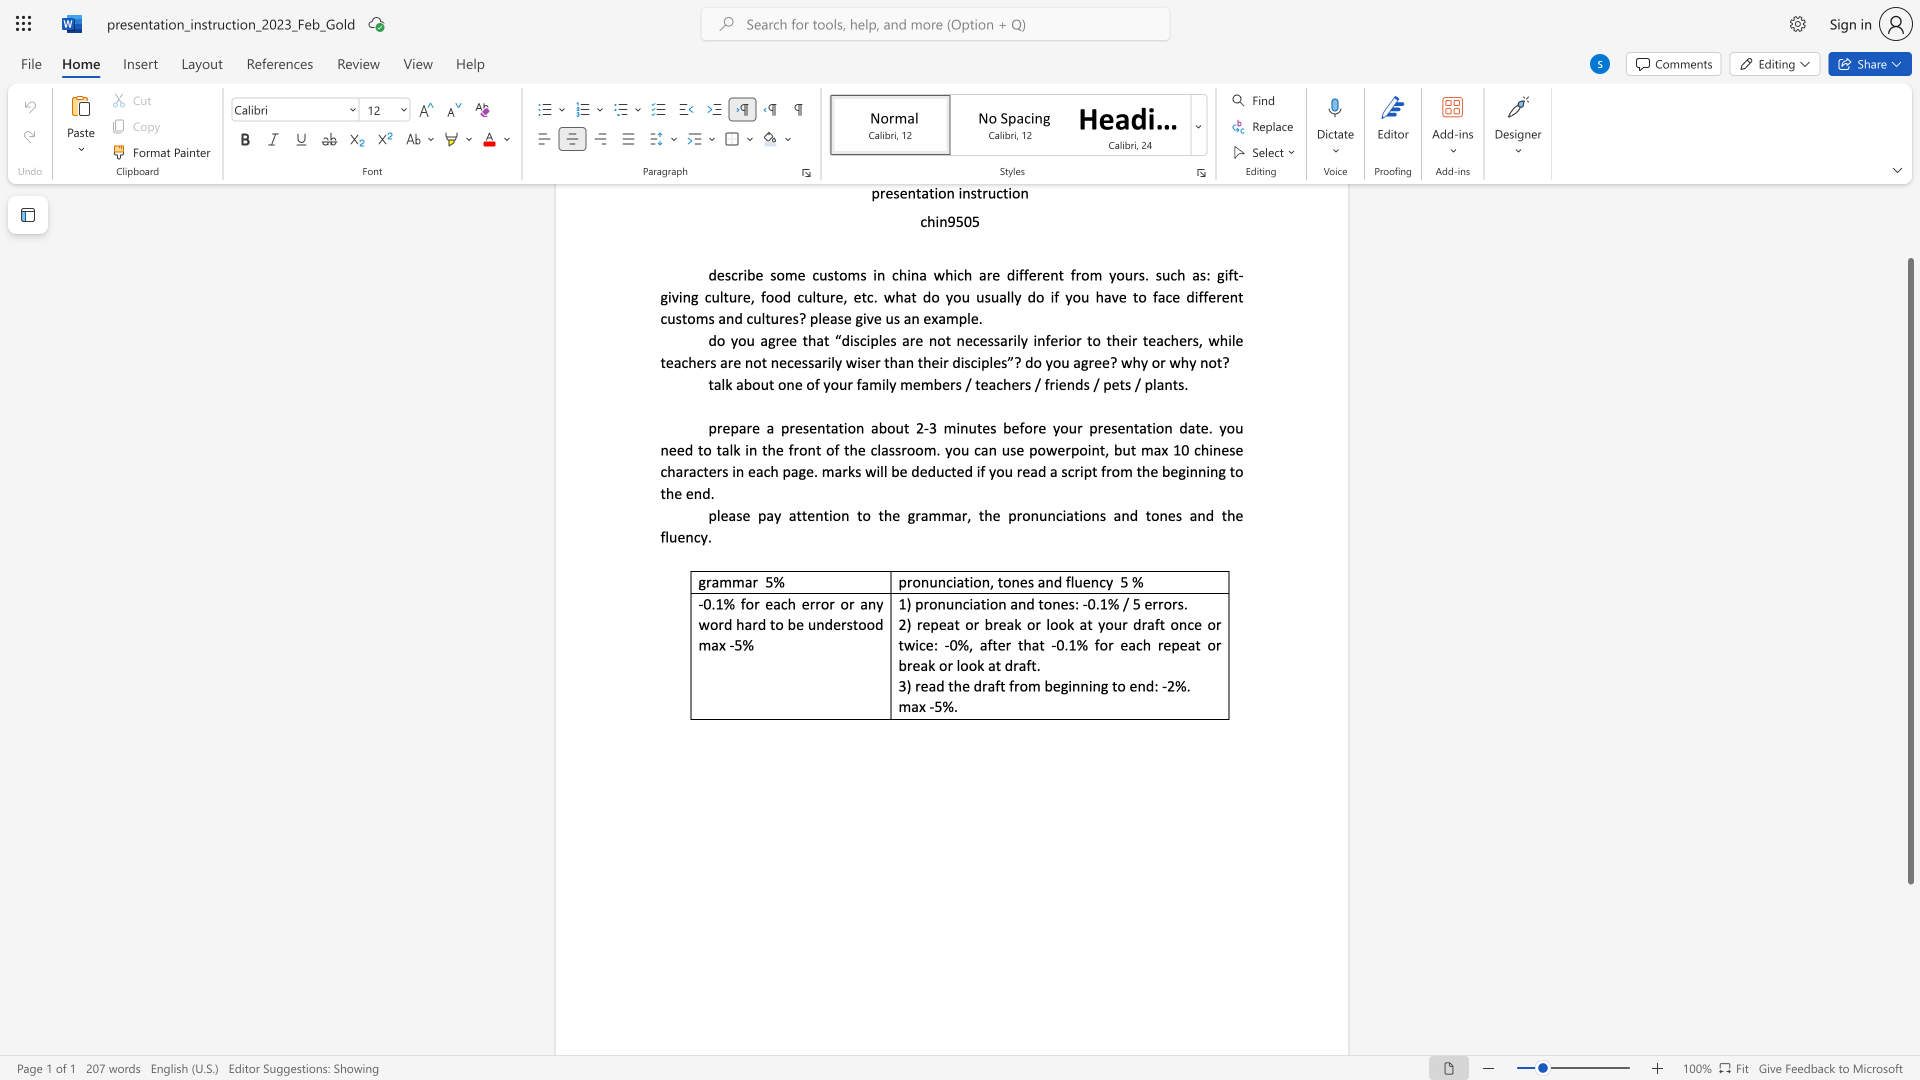  What do you see at coordinates (1909, 571) in the screenshot?
I see `the scrollbar and move up 90 pixels` at bounding box center [1909, 571].